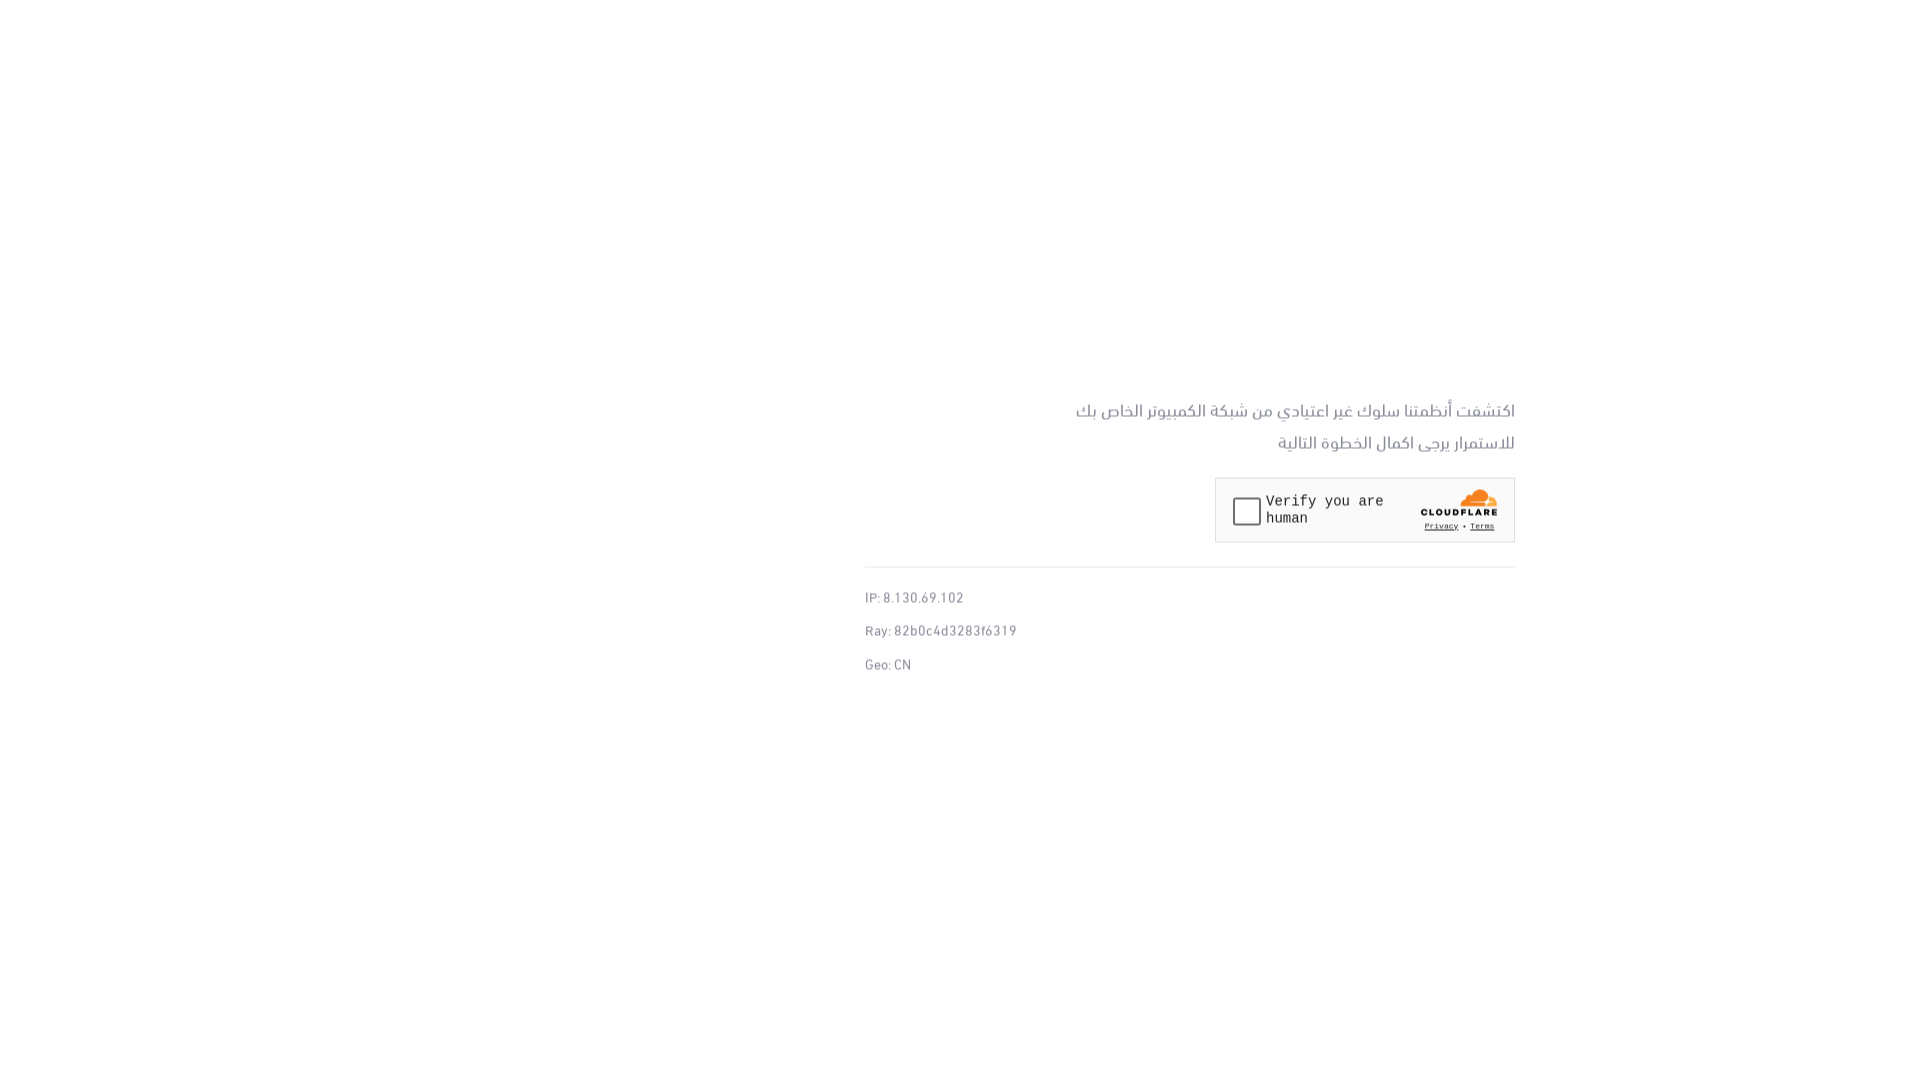 The width and height of the screenshot is (1920, 1080). I want to click on 'Widget containing a Cloudflare security challenge', so click(1363, 508).